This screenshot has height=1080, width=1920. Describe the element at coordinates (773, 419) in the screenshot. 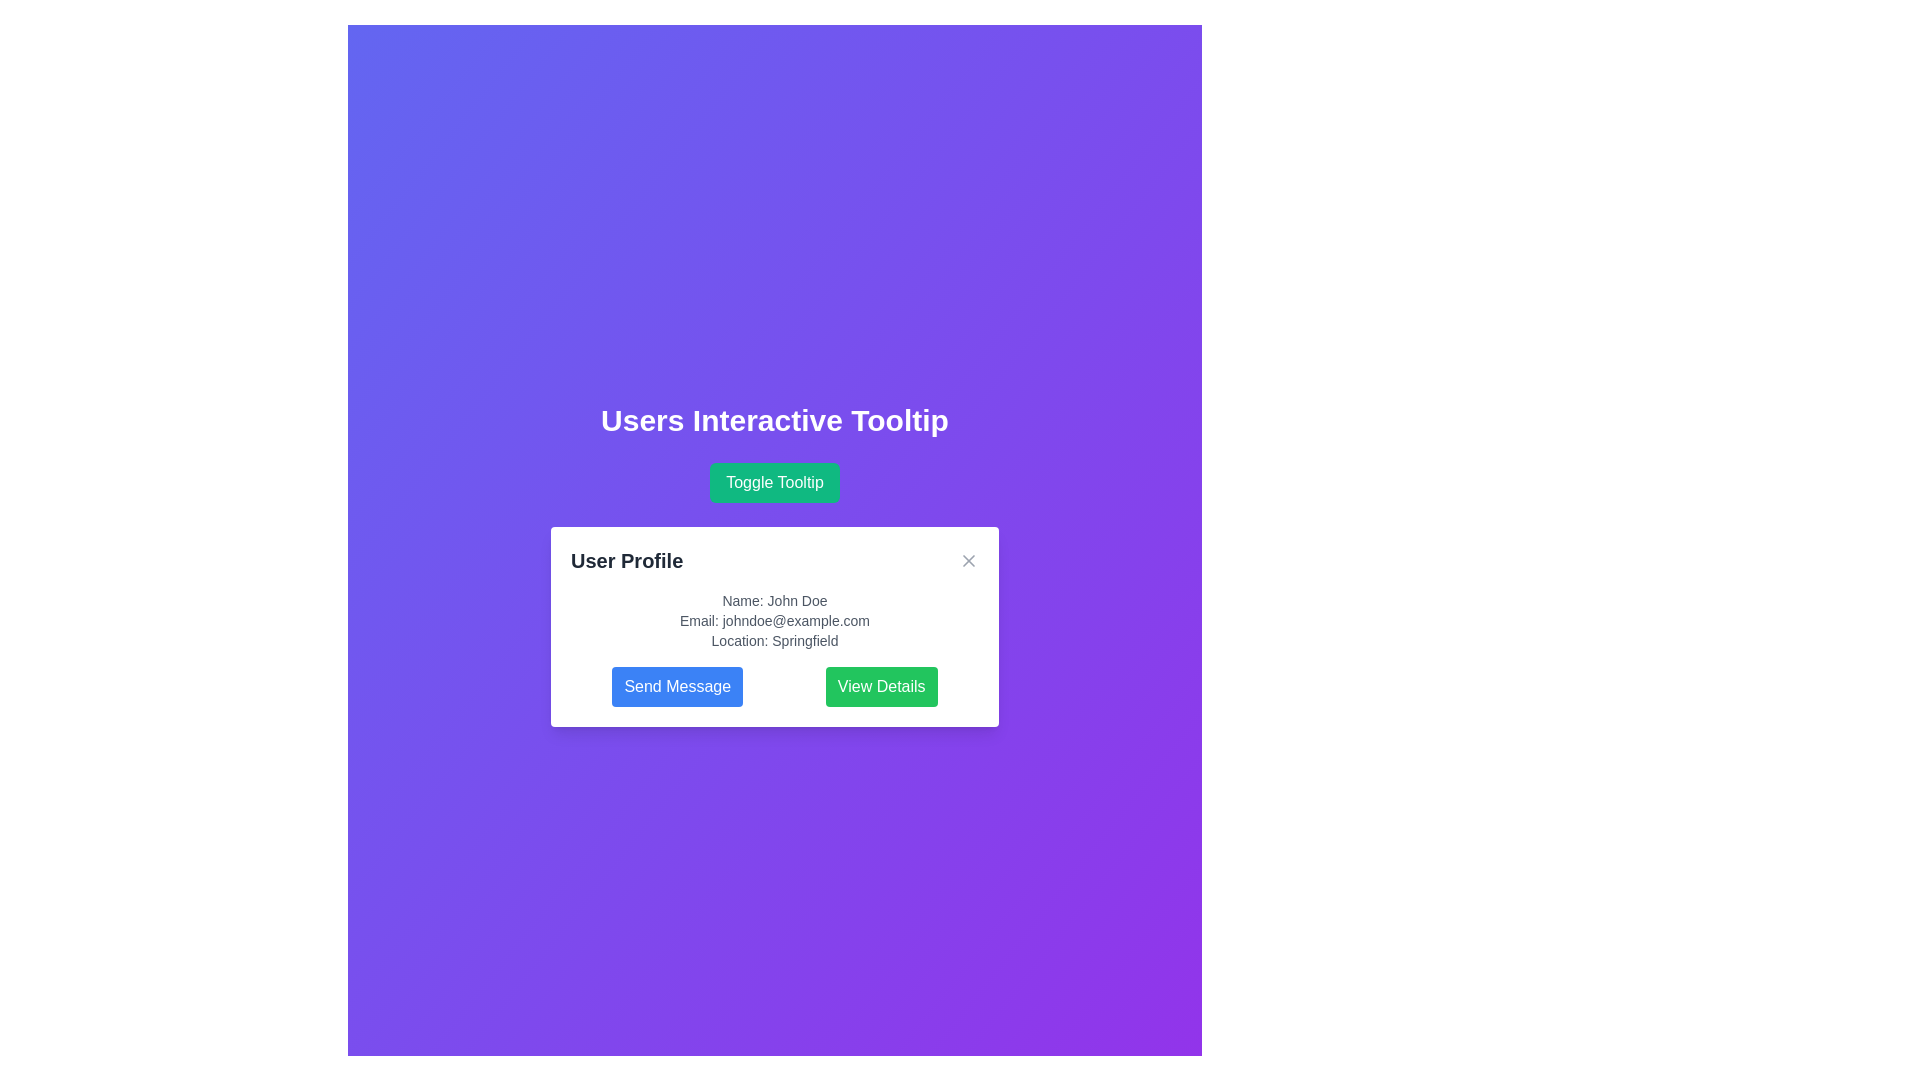

I see `the static Text heading at the top center of the layout, which introduces or labels the section of the interface` at that location.